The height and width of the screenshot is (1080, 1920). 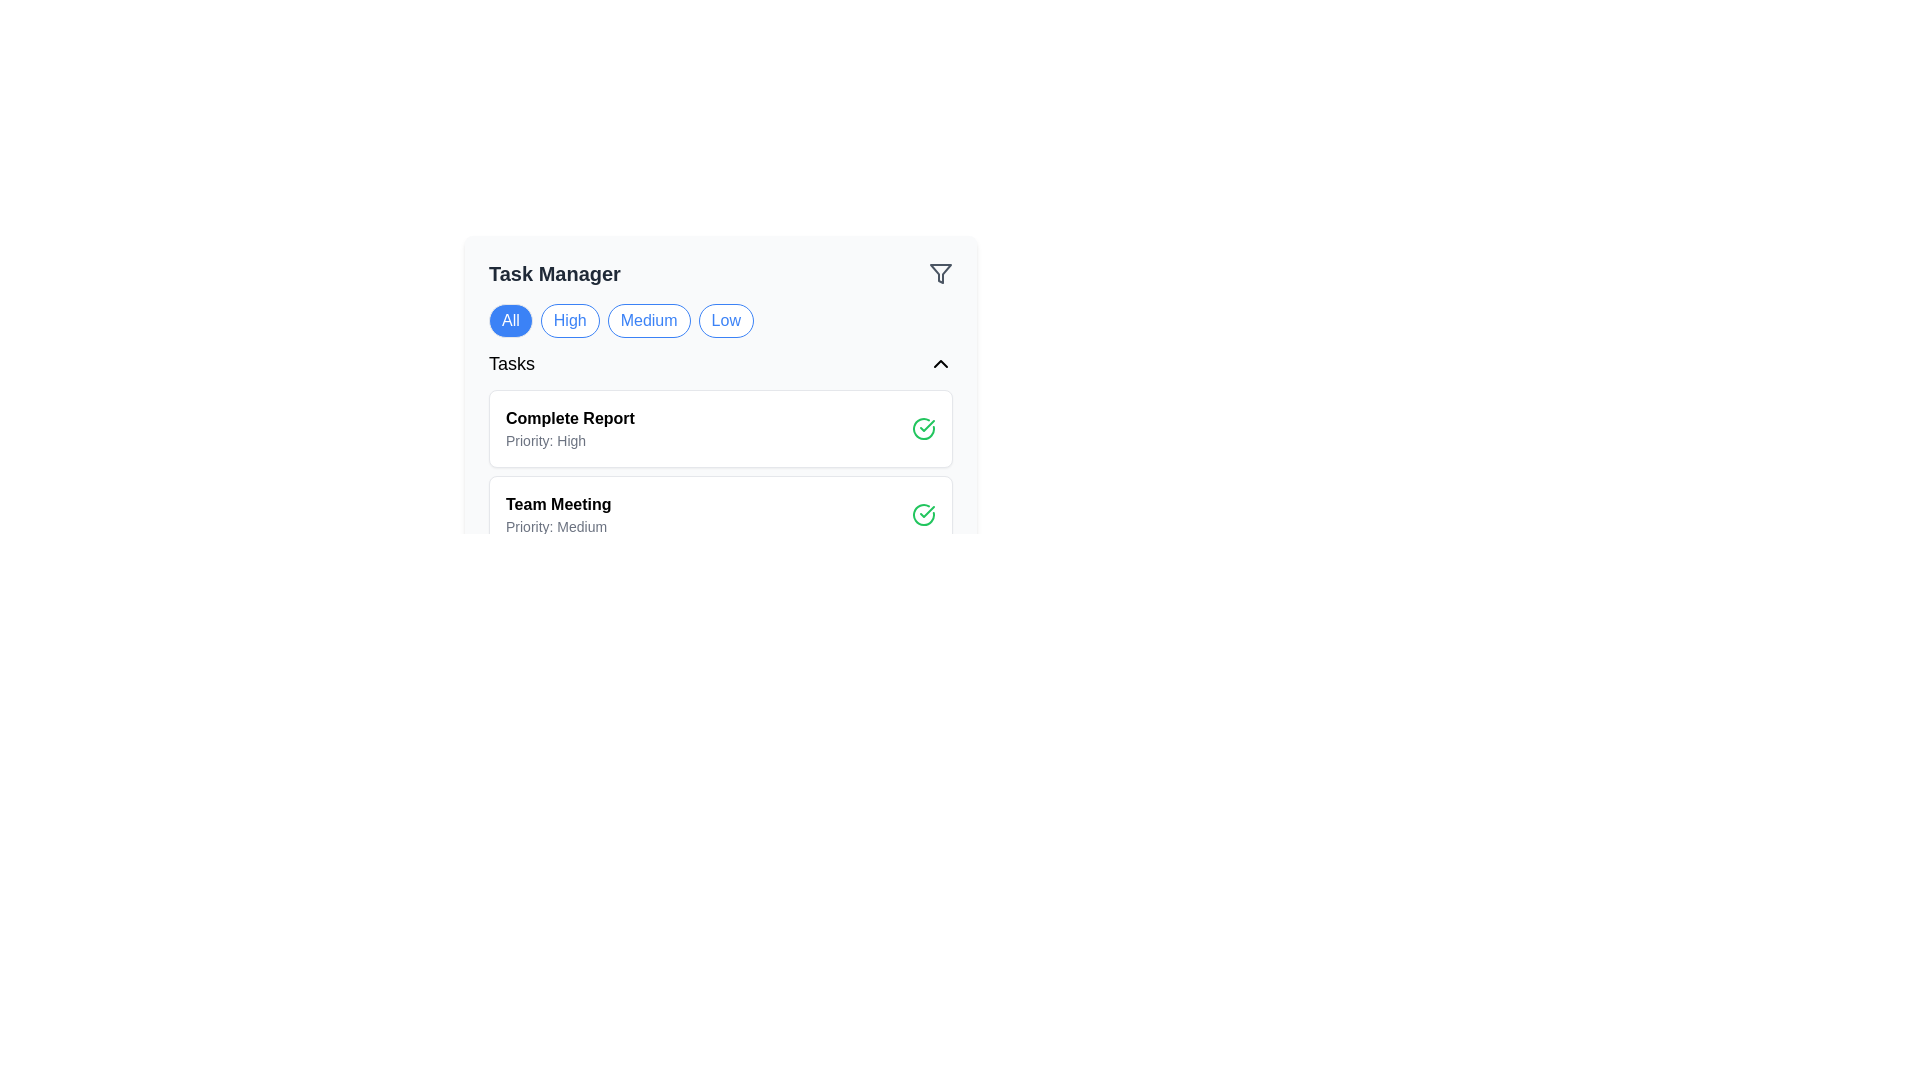 I want to click on the filter SVG Icon located at the top-right corner of the 'Task Manager' section, so click(x=939, y=273).